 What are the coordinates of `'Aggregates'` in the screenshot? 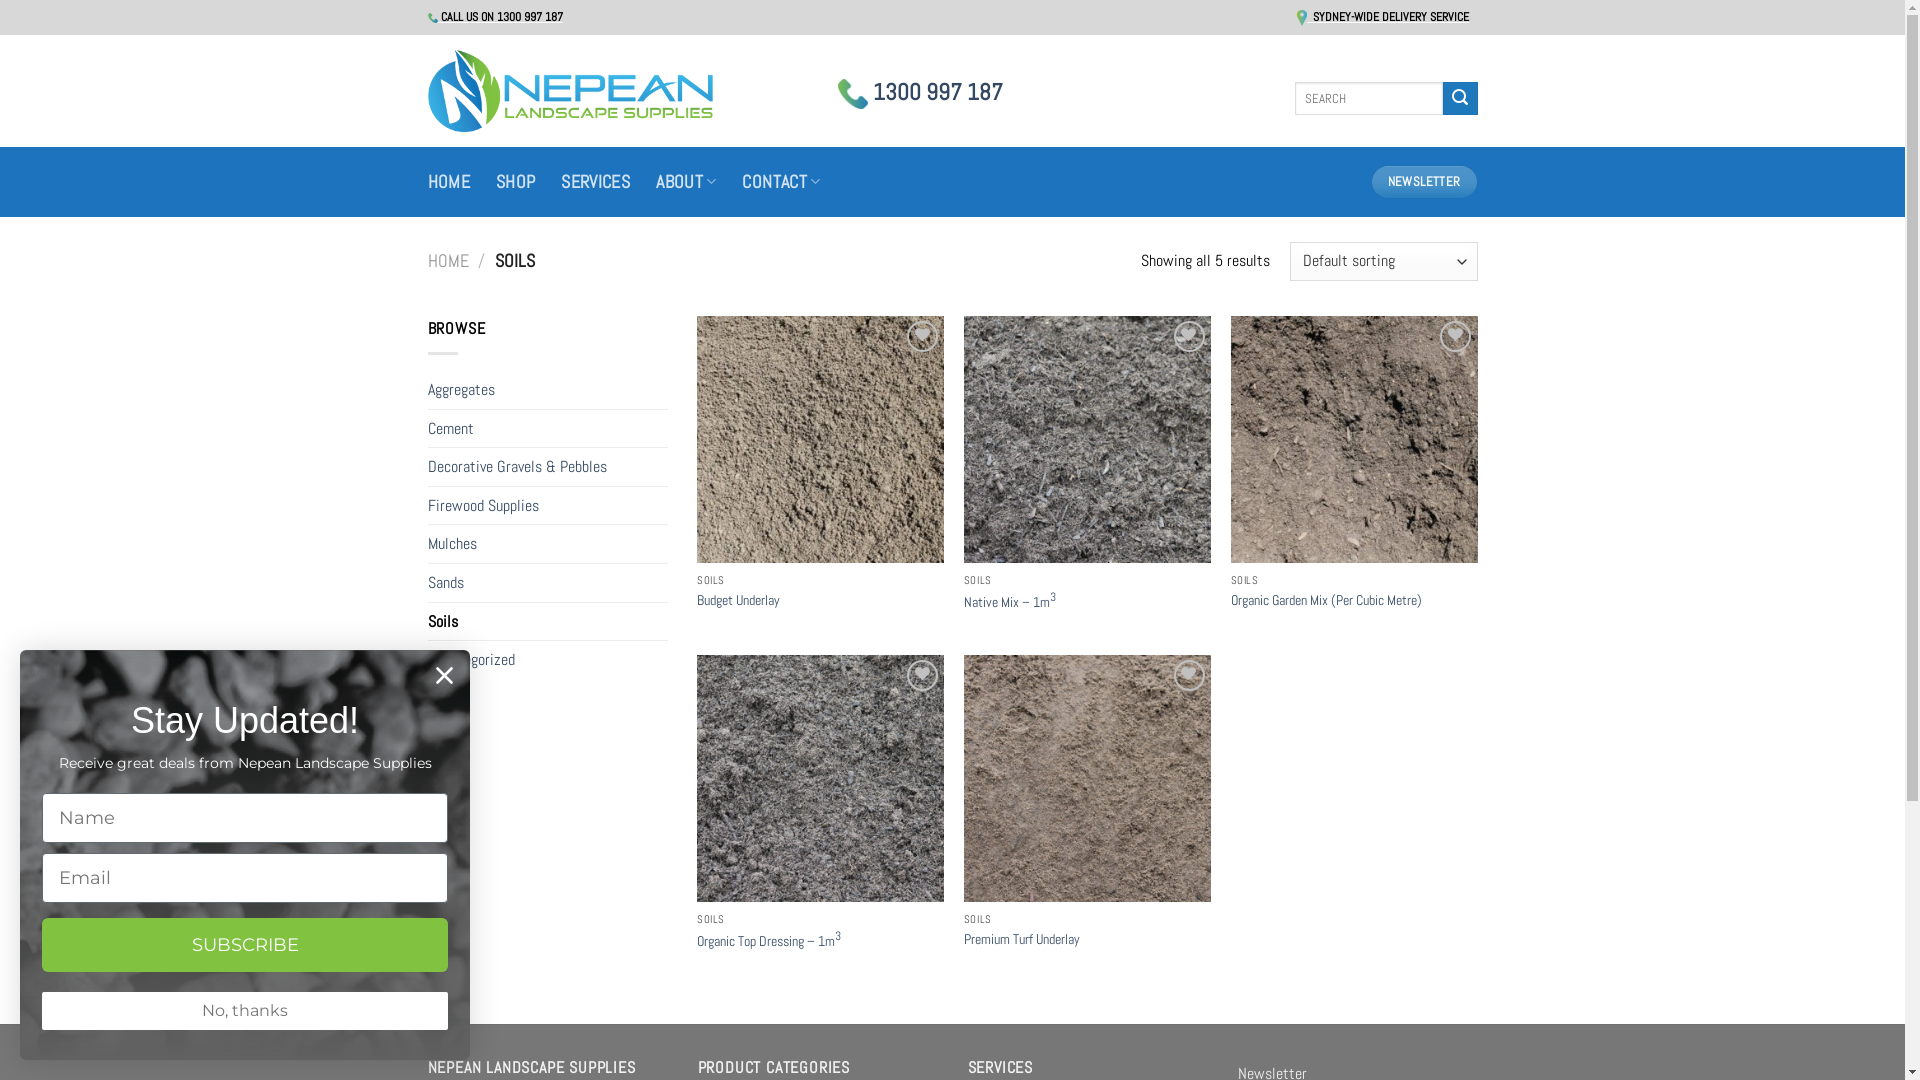 It's located at (547, 389).